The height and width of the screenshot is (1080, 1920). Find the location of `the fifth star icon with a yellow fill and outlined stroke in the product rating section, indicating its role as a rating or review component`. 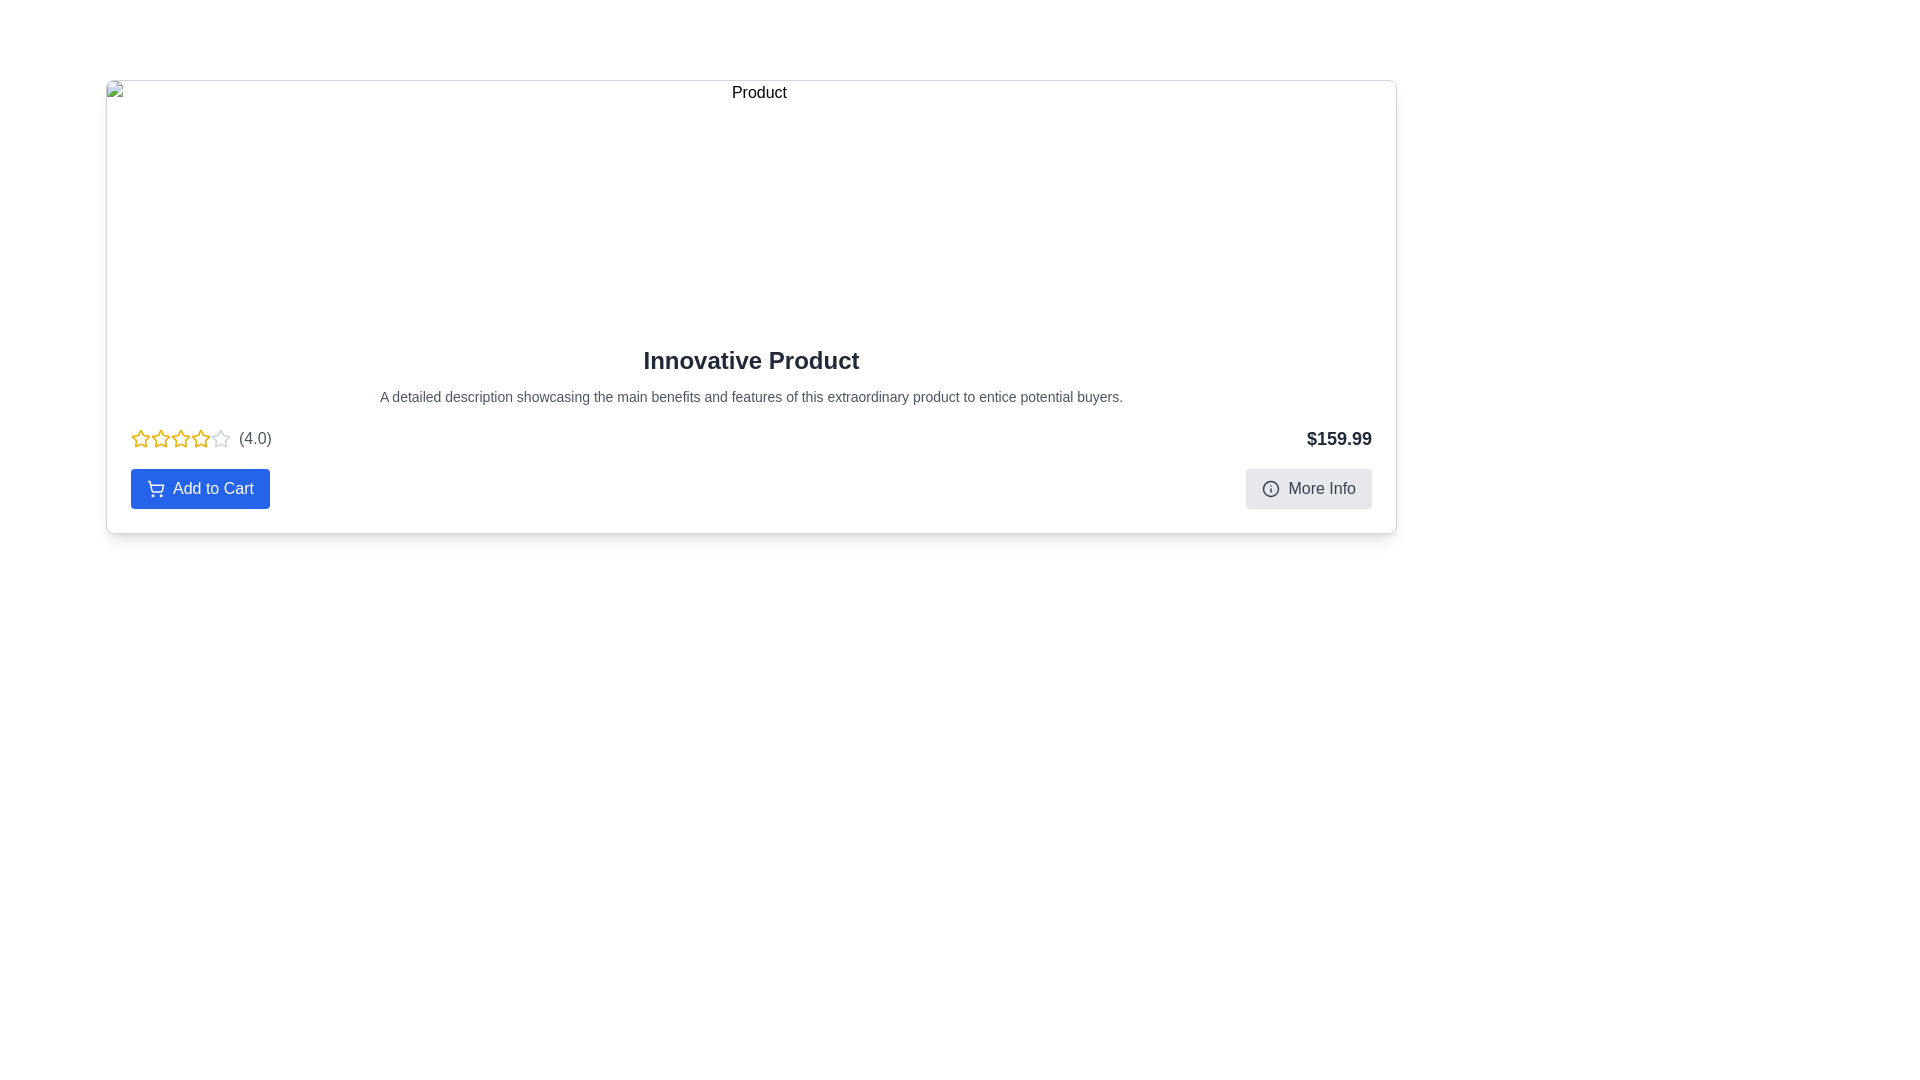

the fifth star icon with a yellow fill and outlined stroke in the product rating section, indicating its role as a rating or review component is located at coordinates (201, 438).